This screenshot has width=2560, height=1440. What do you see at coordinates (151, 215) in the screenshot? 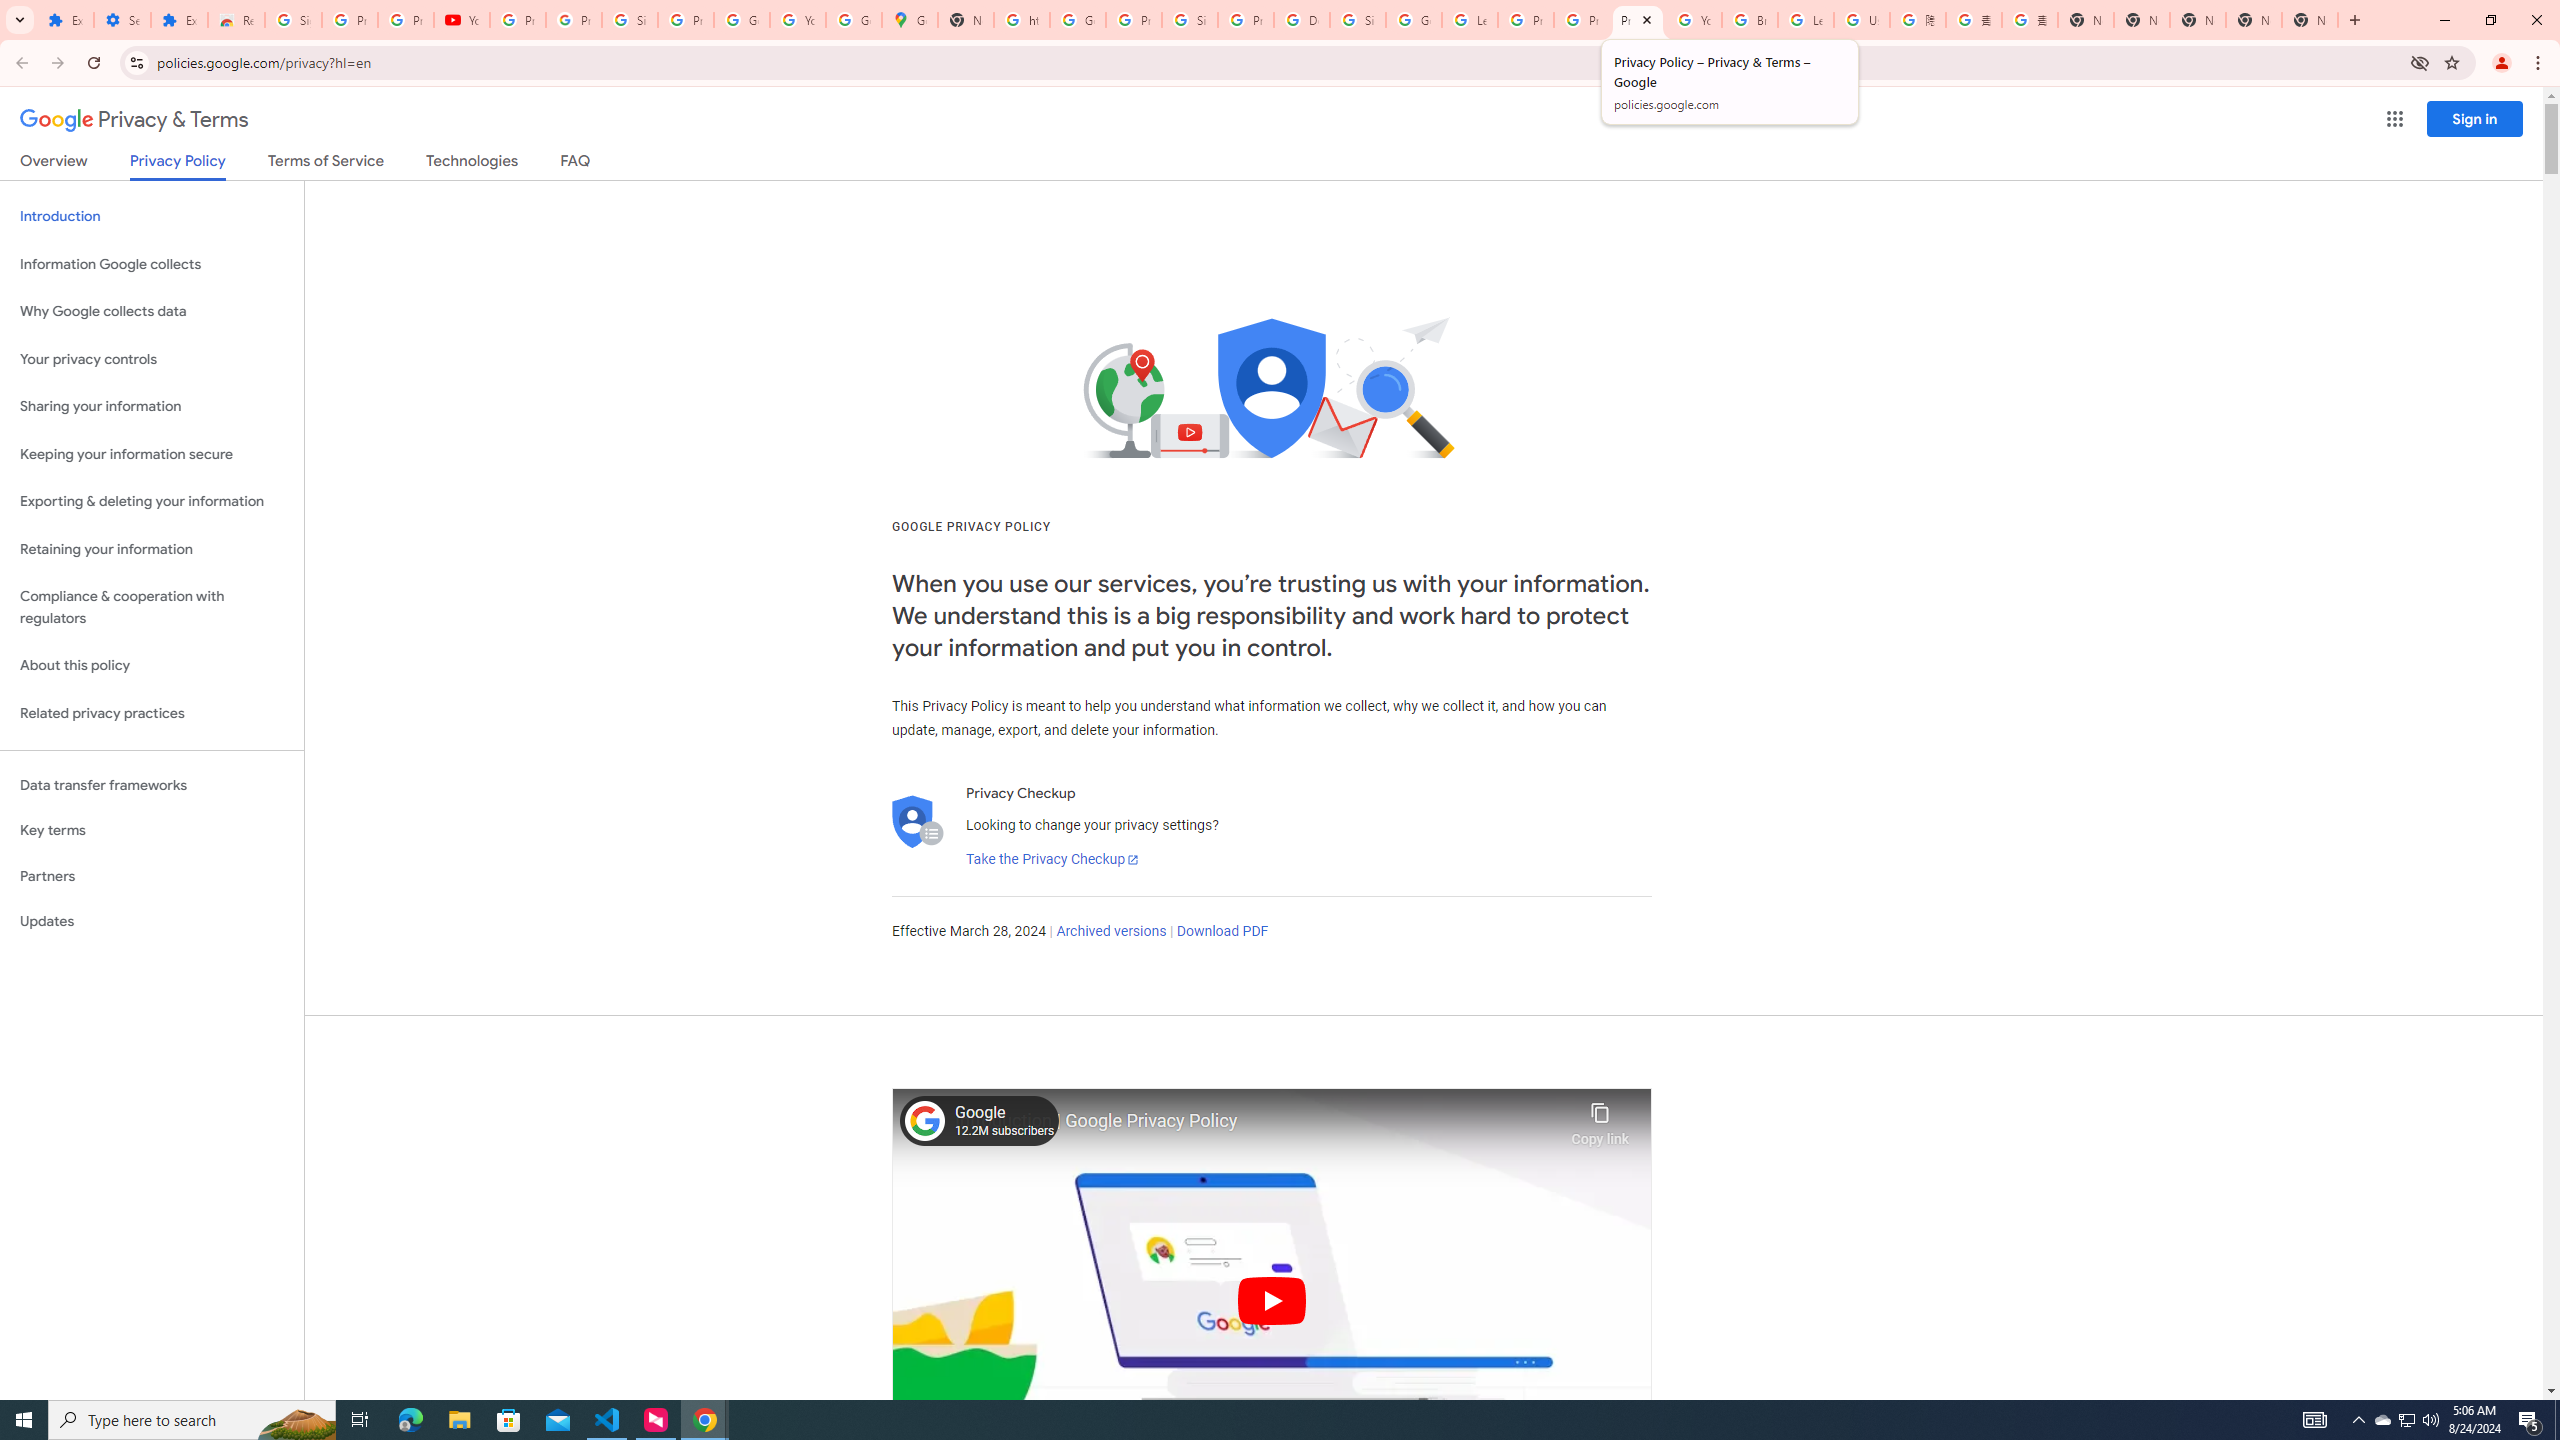
I see `'Introduction'` at bounding box center [151, 215].